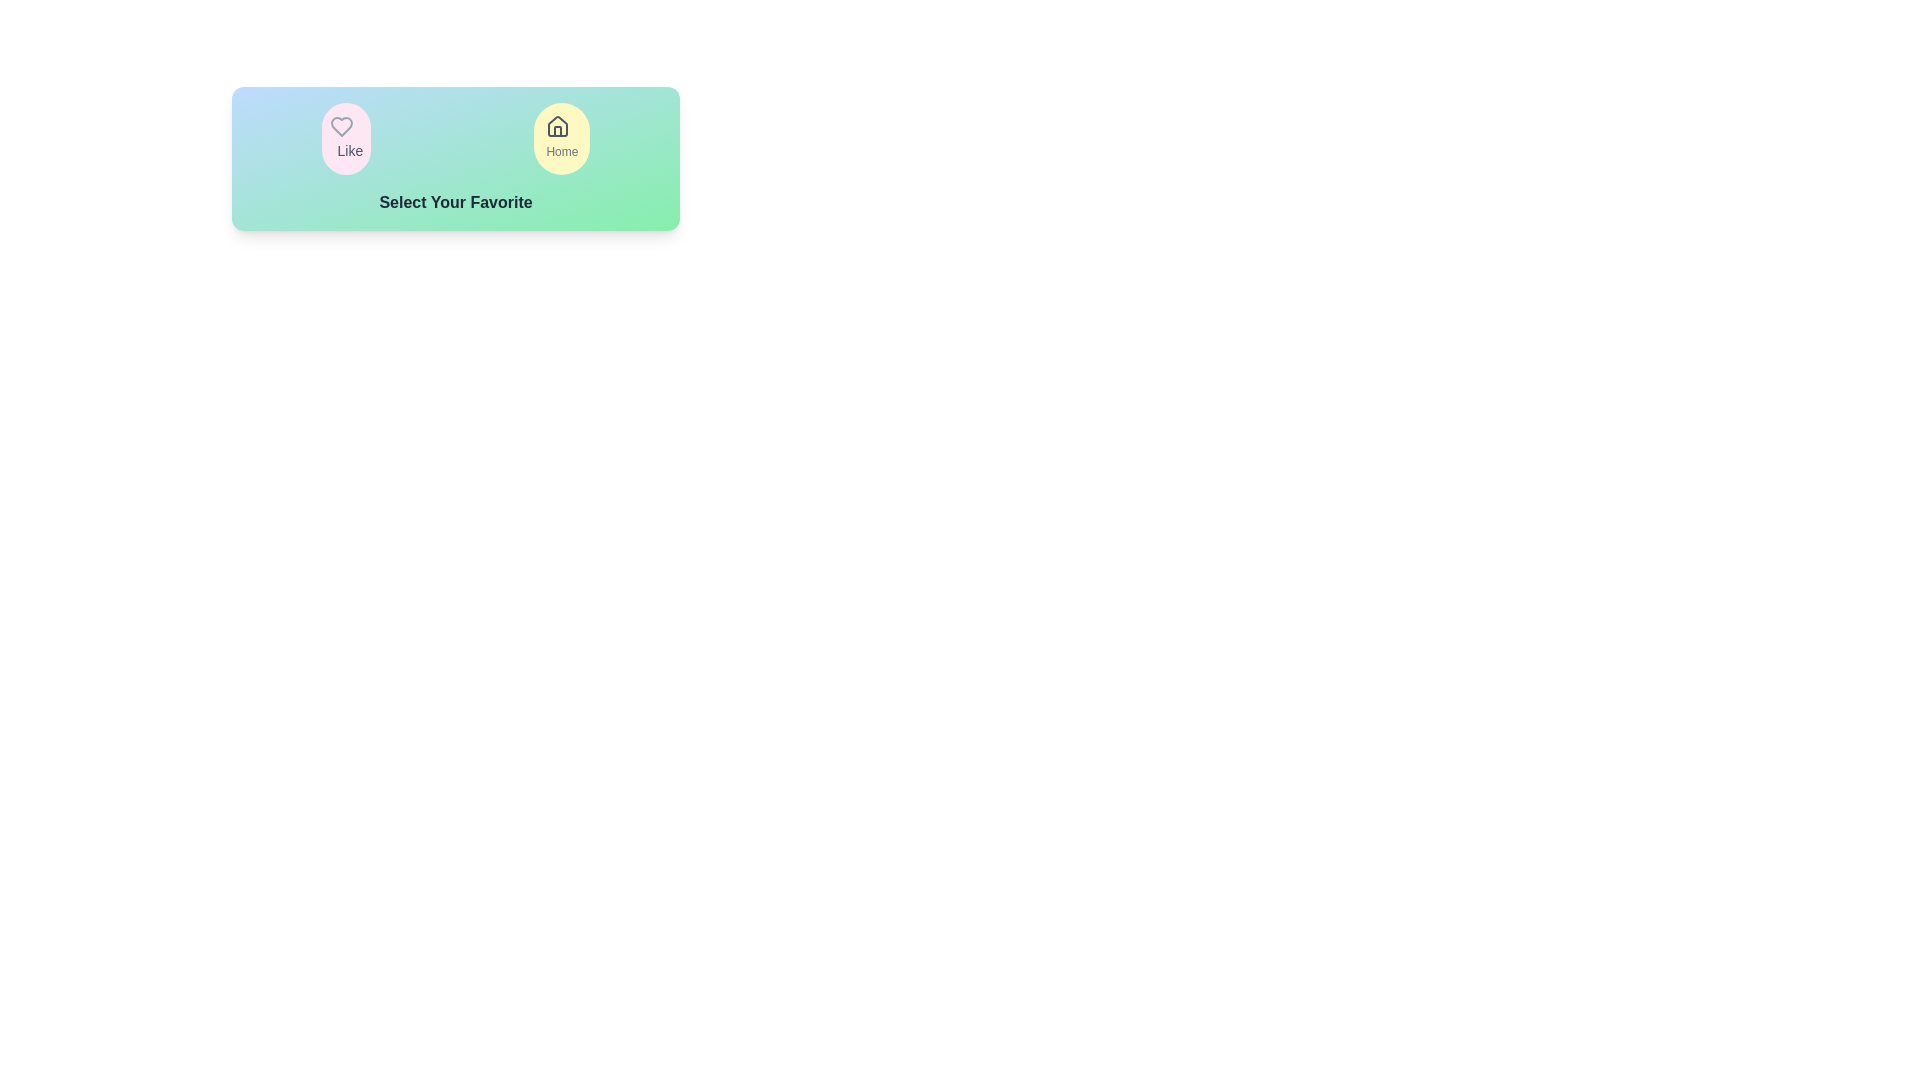 The height and width of the screenshot is (1080, 1920). What do you see at coordinates (561, 137) in the screenshot?
I see `the second button in the top-right section` at bounding box center [561, 137].